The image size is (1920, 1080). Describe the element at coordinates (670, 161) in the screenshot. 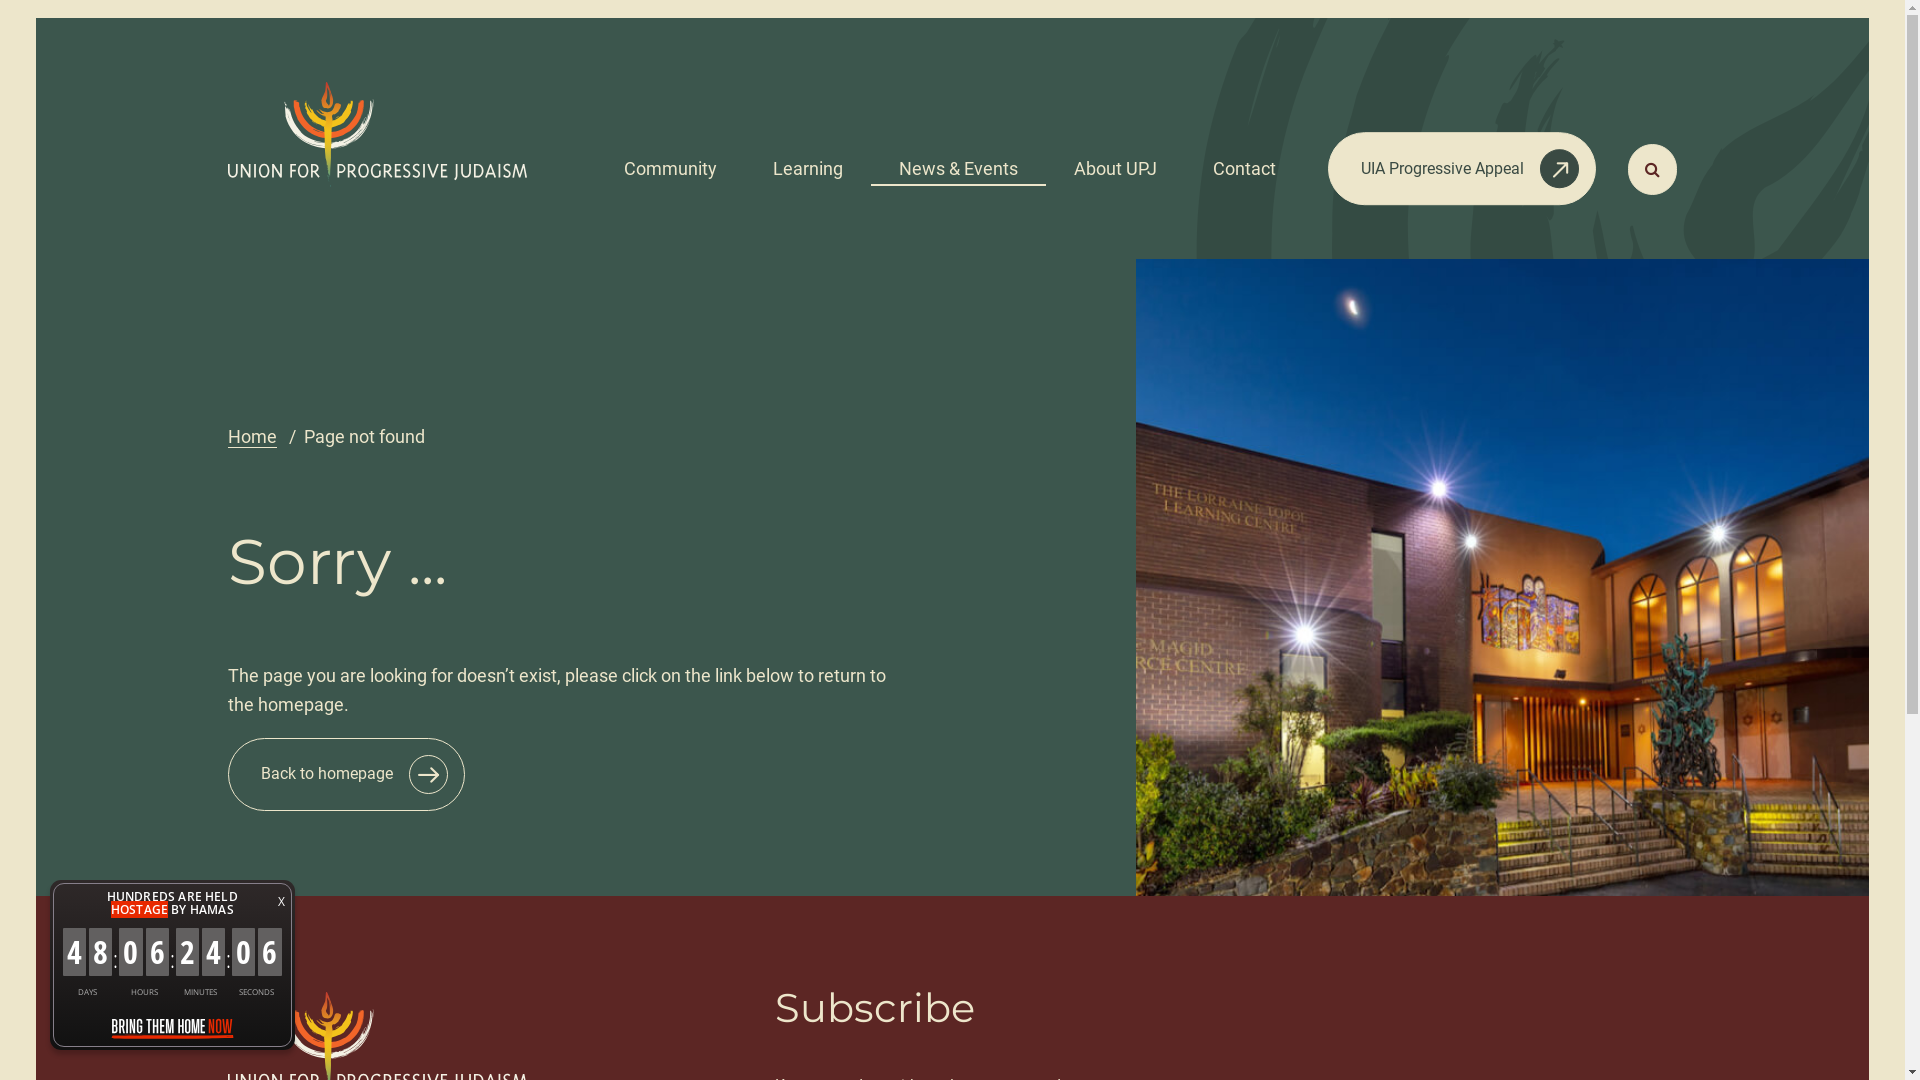

I see `'Community'` at that location.